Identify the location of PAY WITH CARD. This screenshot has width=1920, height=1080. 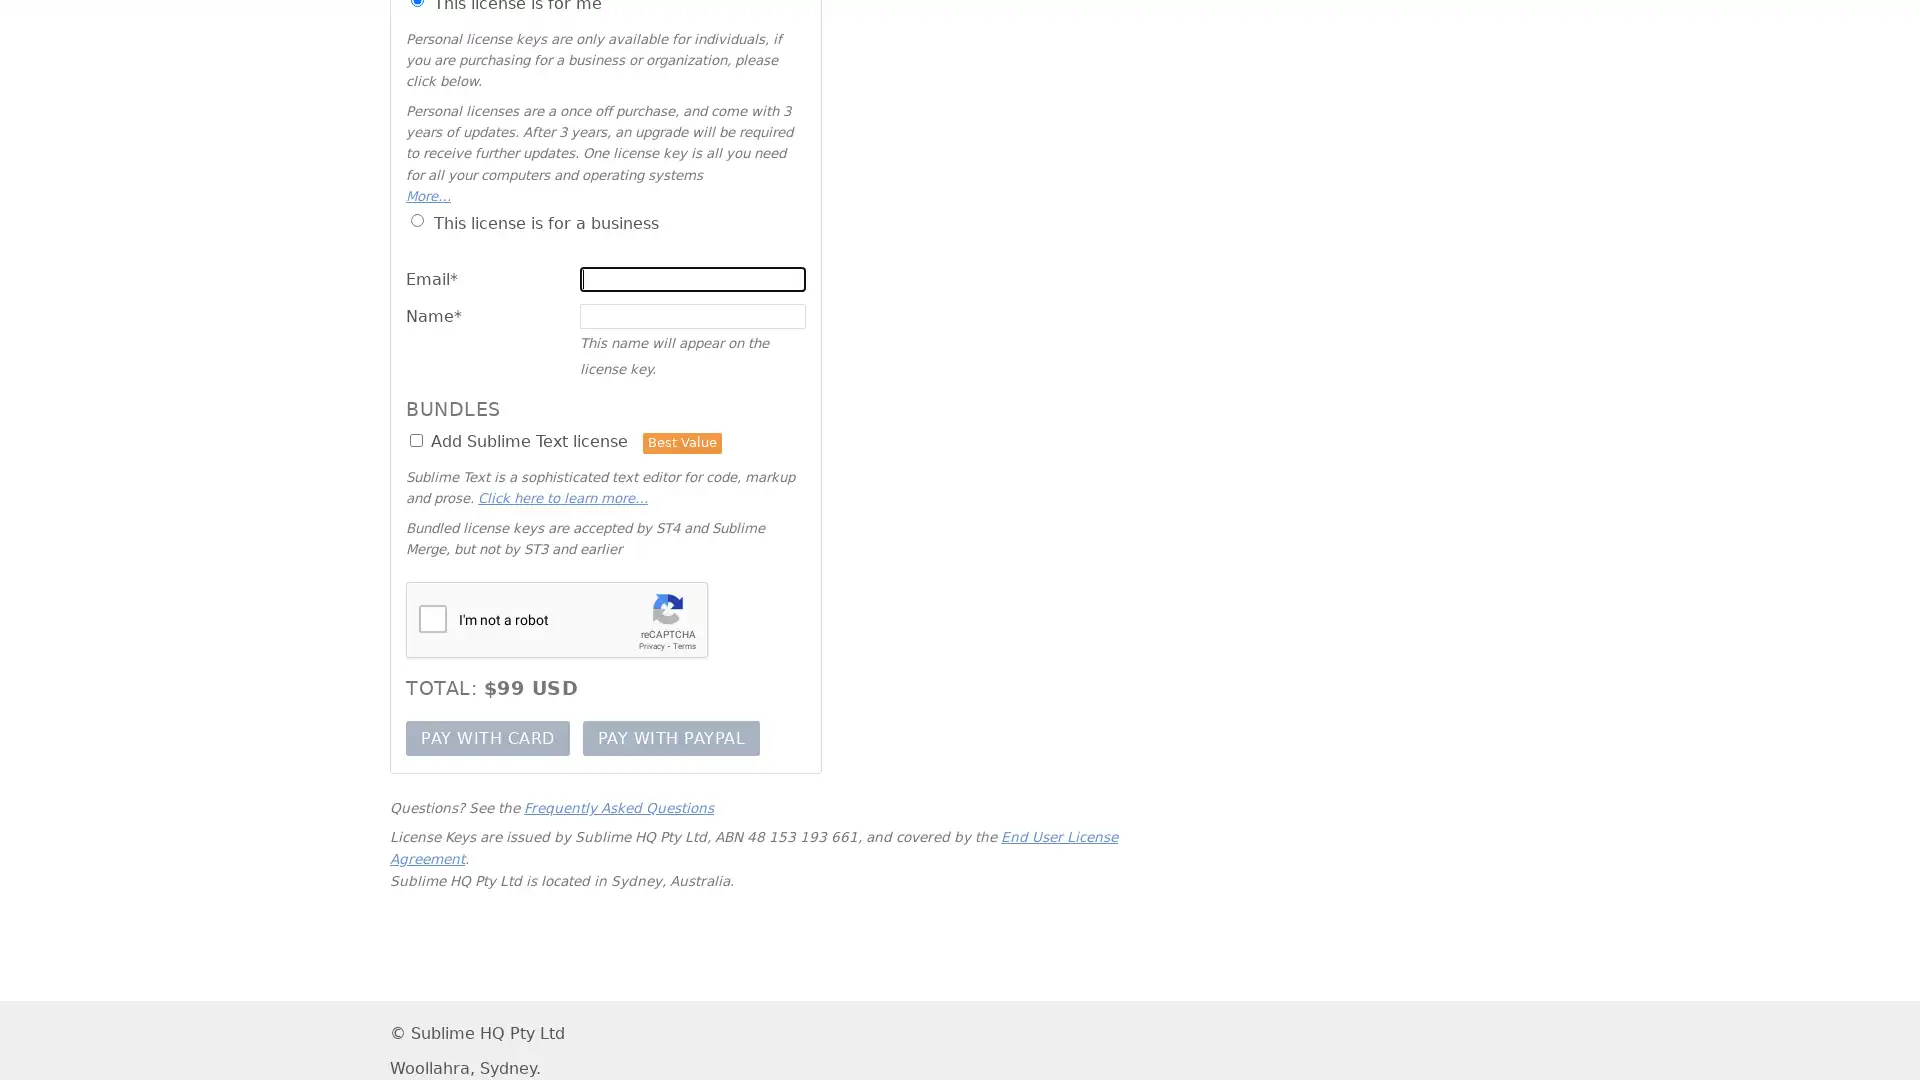
(487, 737).